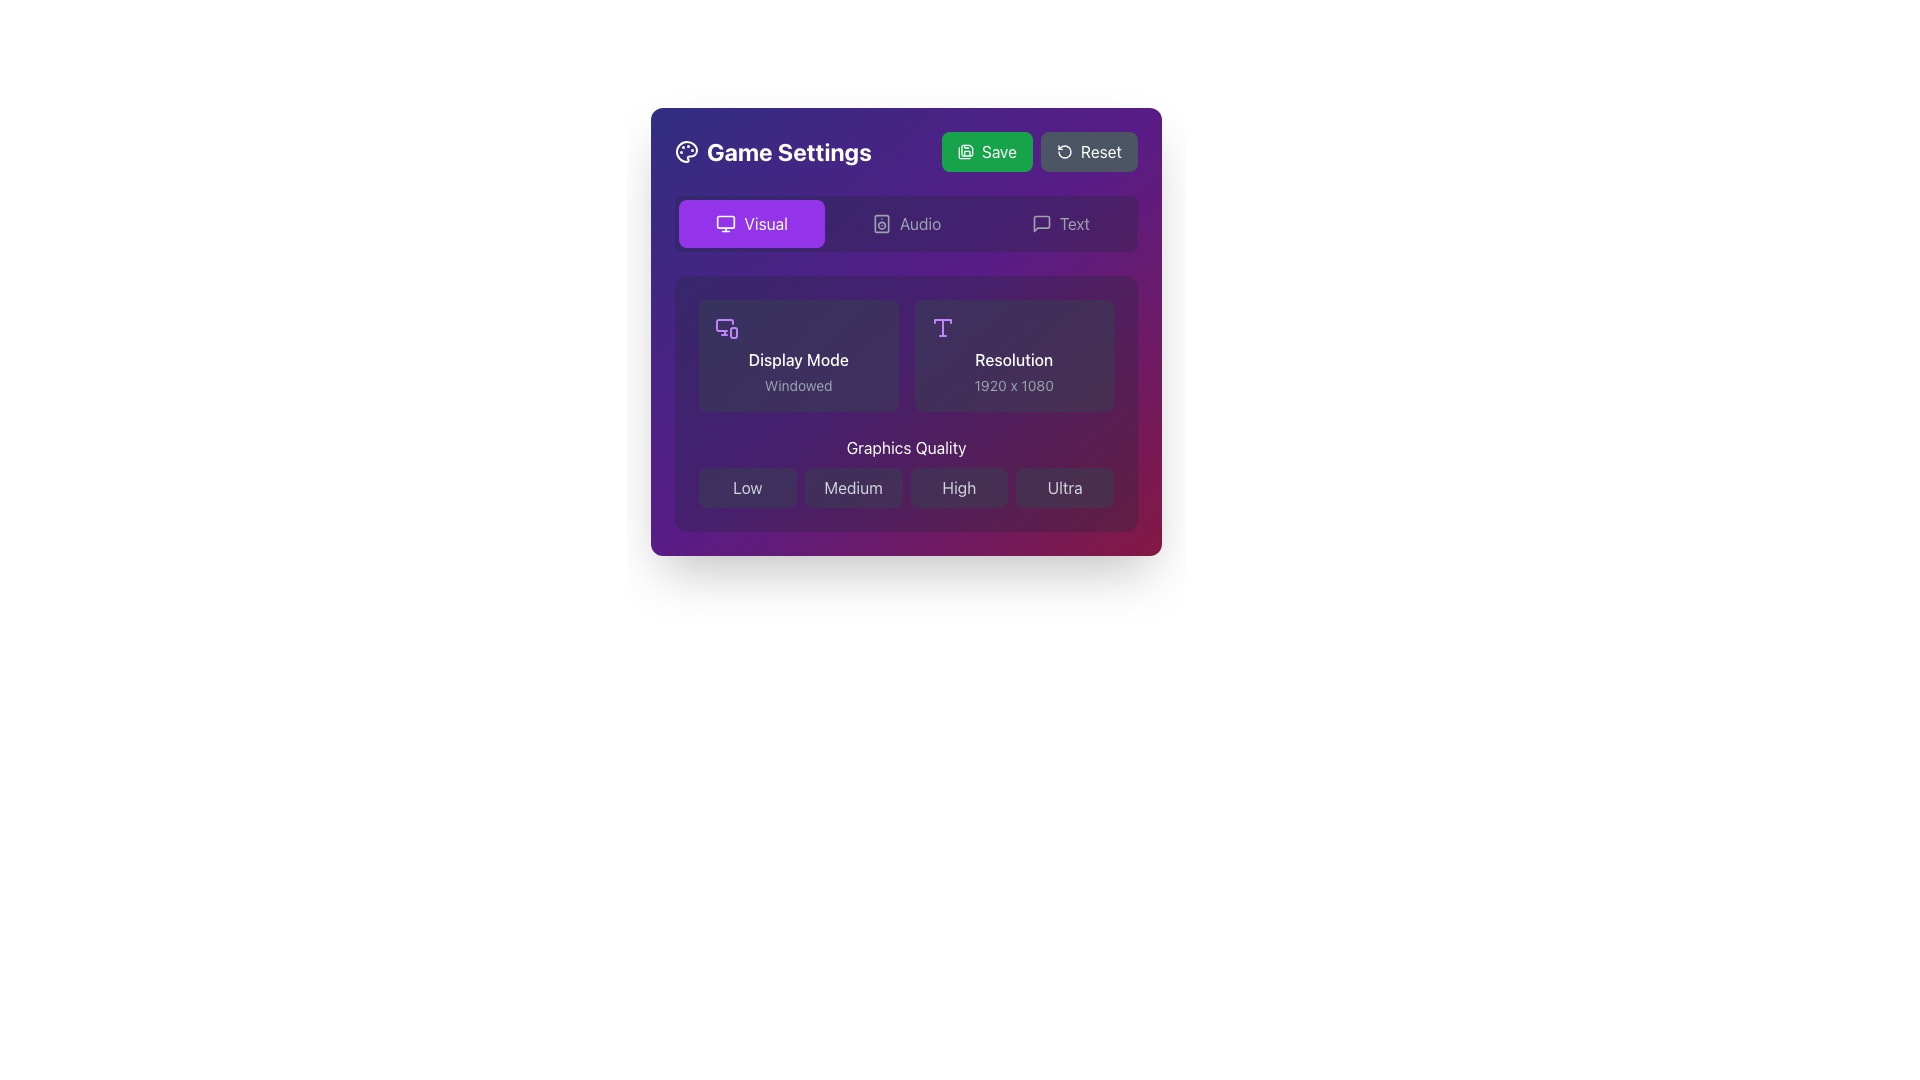  What do you see at coordinates (964, 152) in the screenshot?
I see `the save button located in the top-right of the game settings menu, which features an icon resembling a document or save symbol` at bounding box center [964, 152].